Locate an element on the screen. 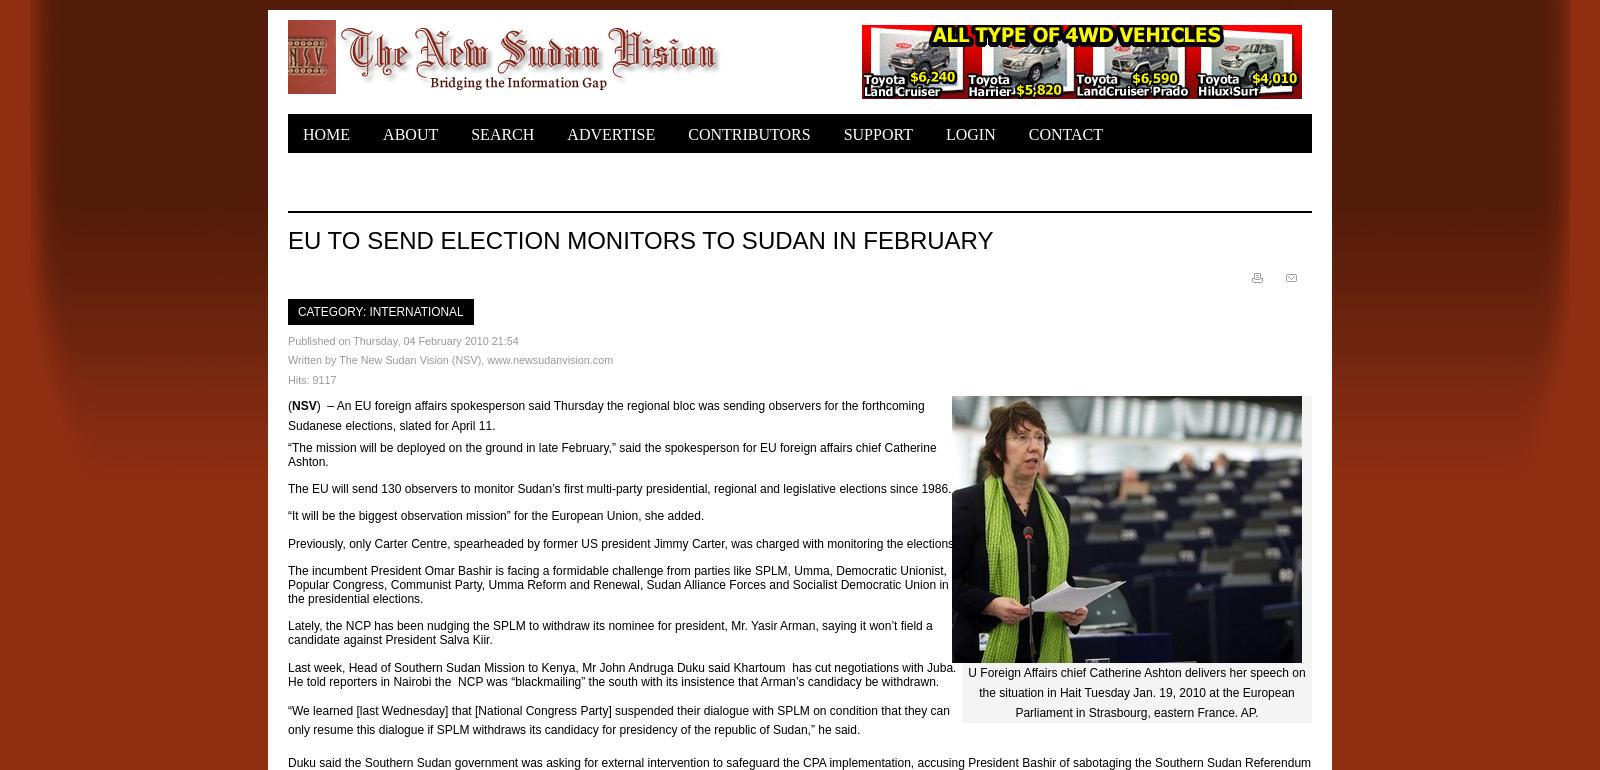 Image resolution: width=1600 pixels, height=770 pixels. 'Advertise' is located at coordinates (611, 134).